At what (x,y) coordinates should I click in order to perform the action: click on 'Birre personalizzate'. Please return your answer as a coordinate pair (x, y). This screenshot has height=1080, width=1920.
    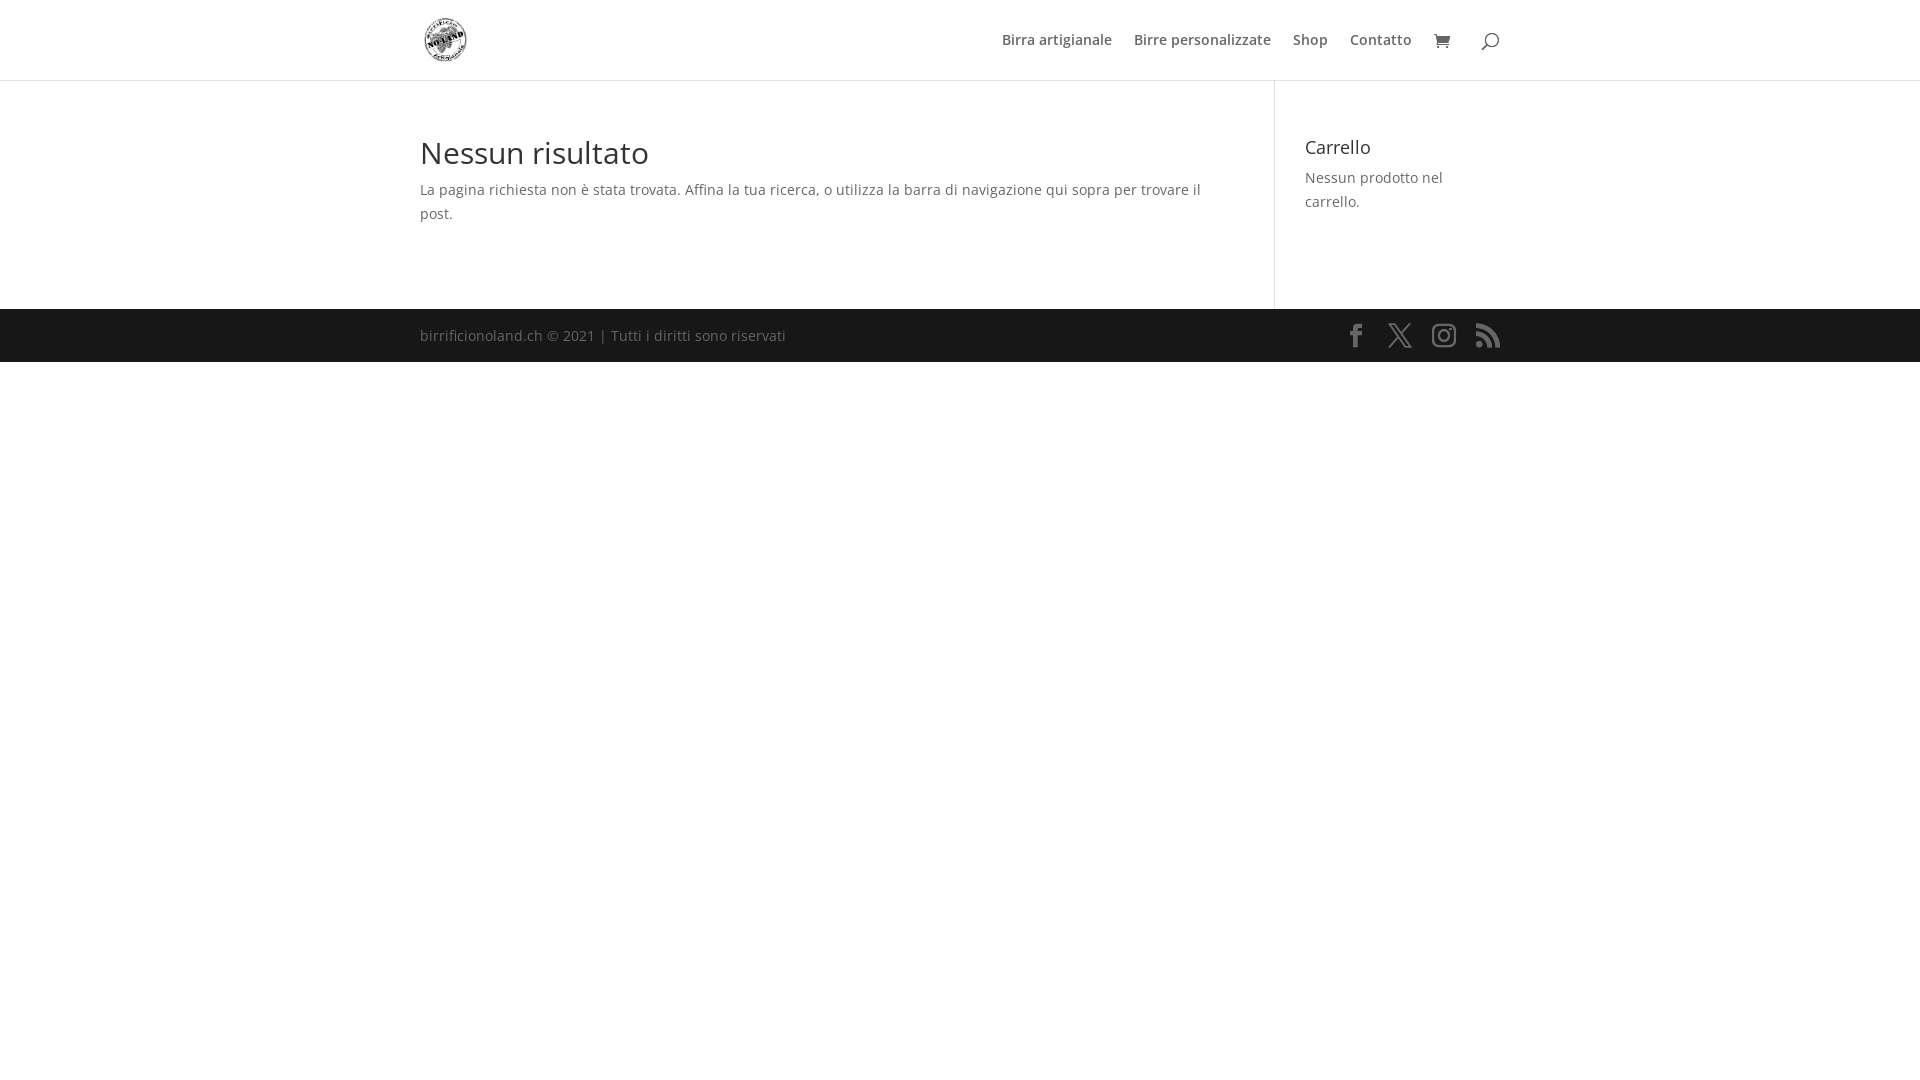
    Looking at the image, I should click on (1201, 55).